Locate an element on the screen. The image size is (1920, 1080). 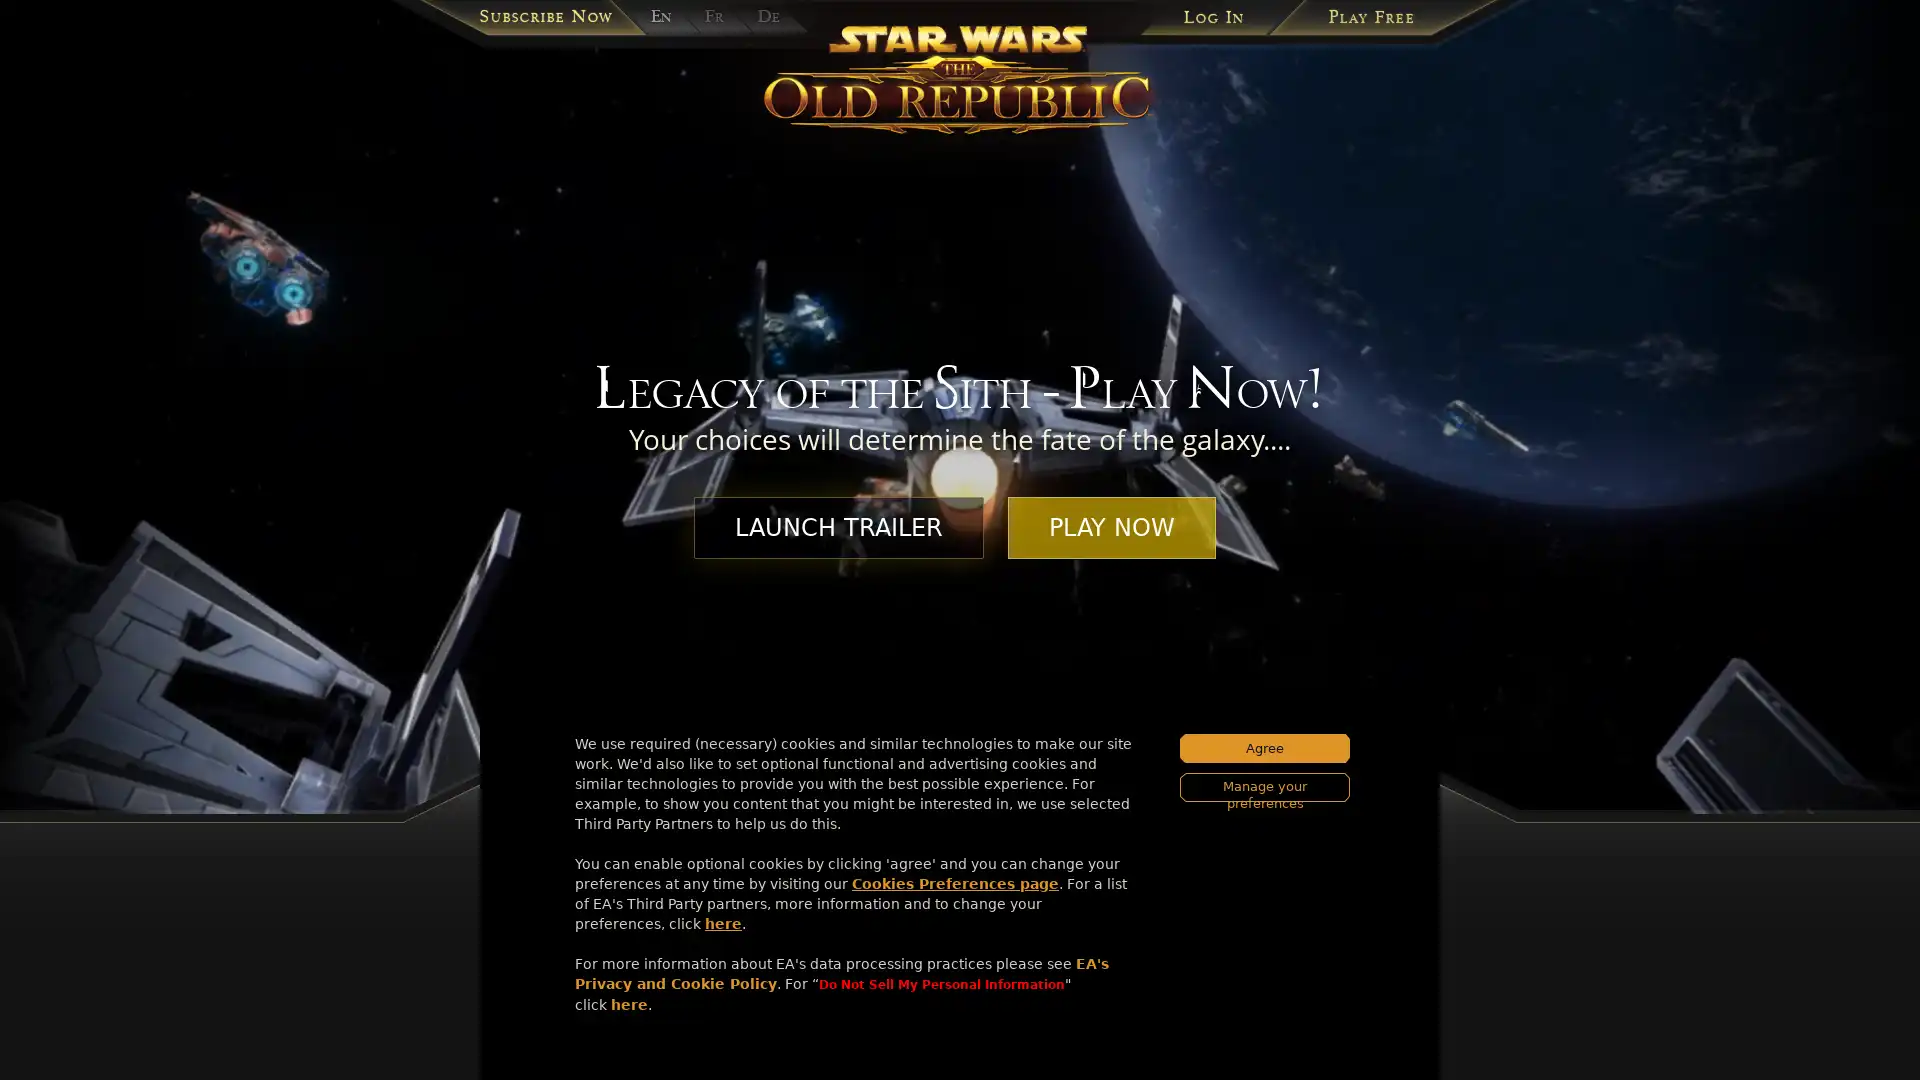
Agree is located at coordinates (1264, 748).